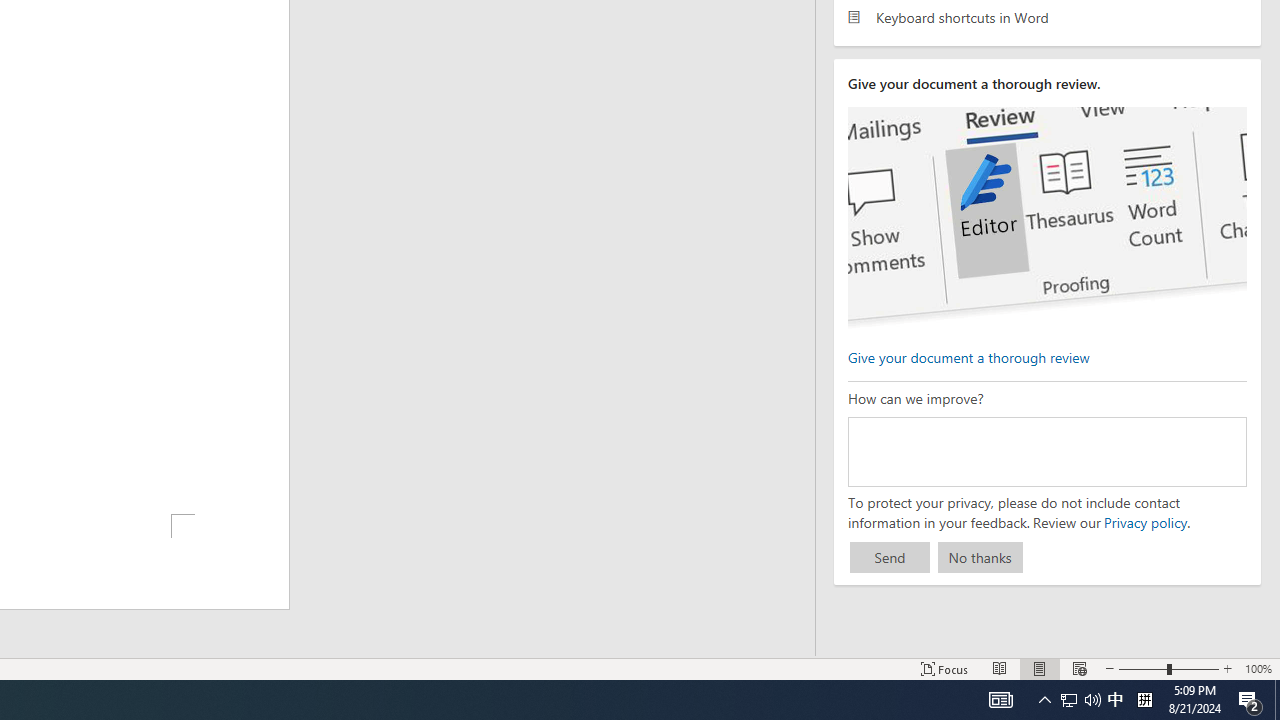 The width and height of the screenshot is (1280, 720). Describe the element at coordinates (1143, 669) in the screenshot. I see `'Zoom Out'` at that location.